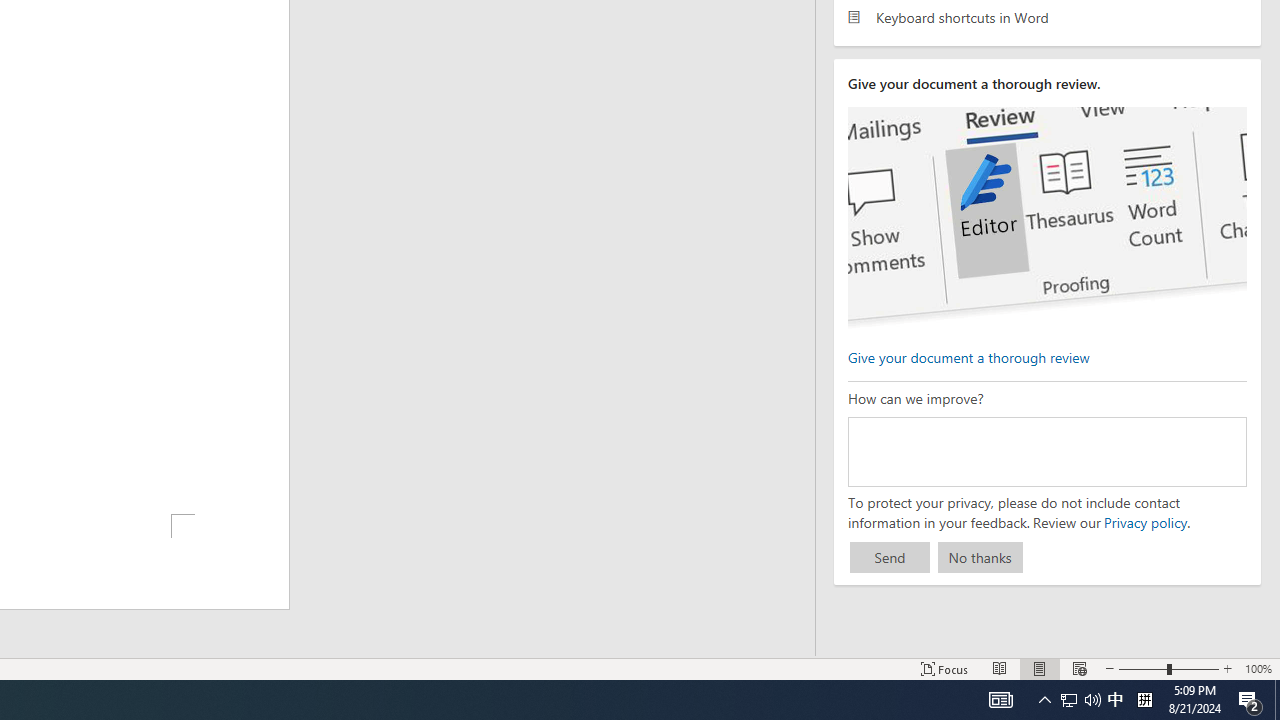 The width and height of the screenshot is (1280, 720). Describe the element at coordinates (1143, 669) in the screenshot. I see `'Zoom Out'` at that location.